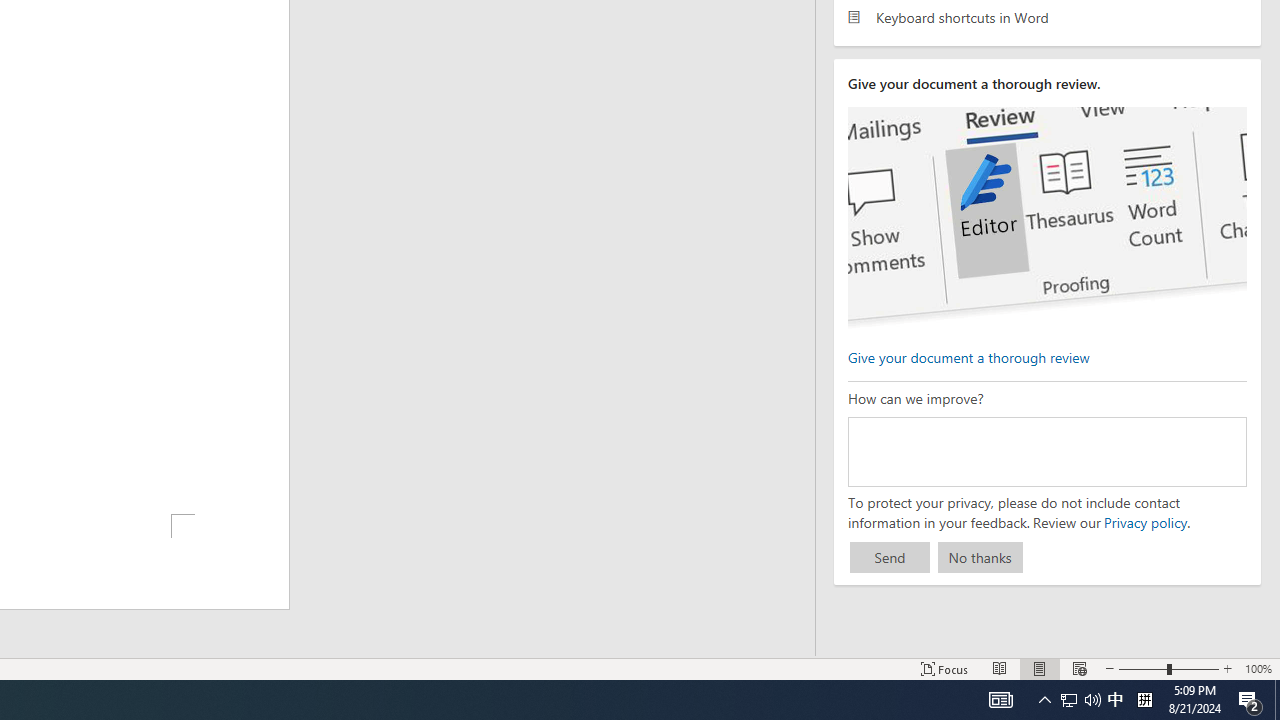 The width and height of the screenshot is (1280, 720). Describe the element at coordinates (1143, 669) in the screenshot. I see `'Zoom Out'` at that location.